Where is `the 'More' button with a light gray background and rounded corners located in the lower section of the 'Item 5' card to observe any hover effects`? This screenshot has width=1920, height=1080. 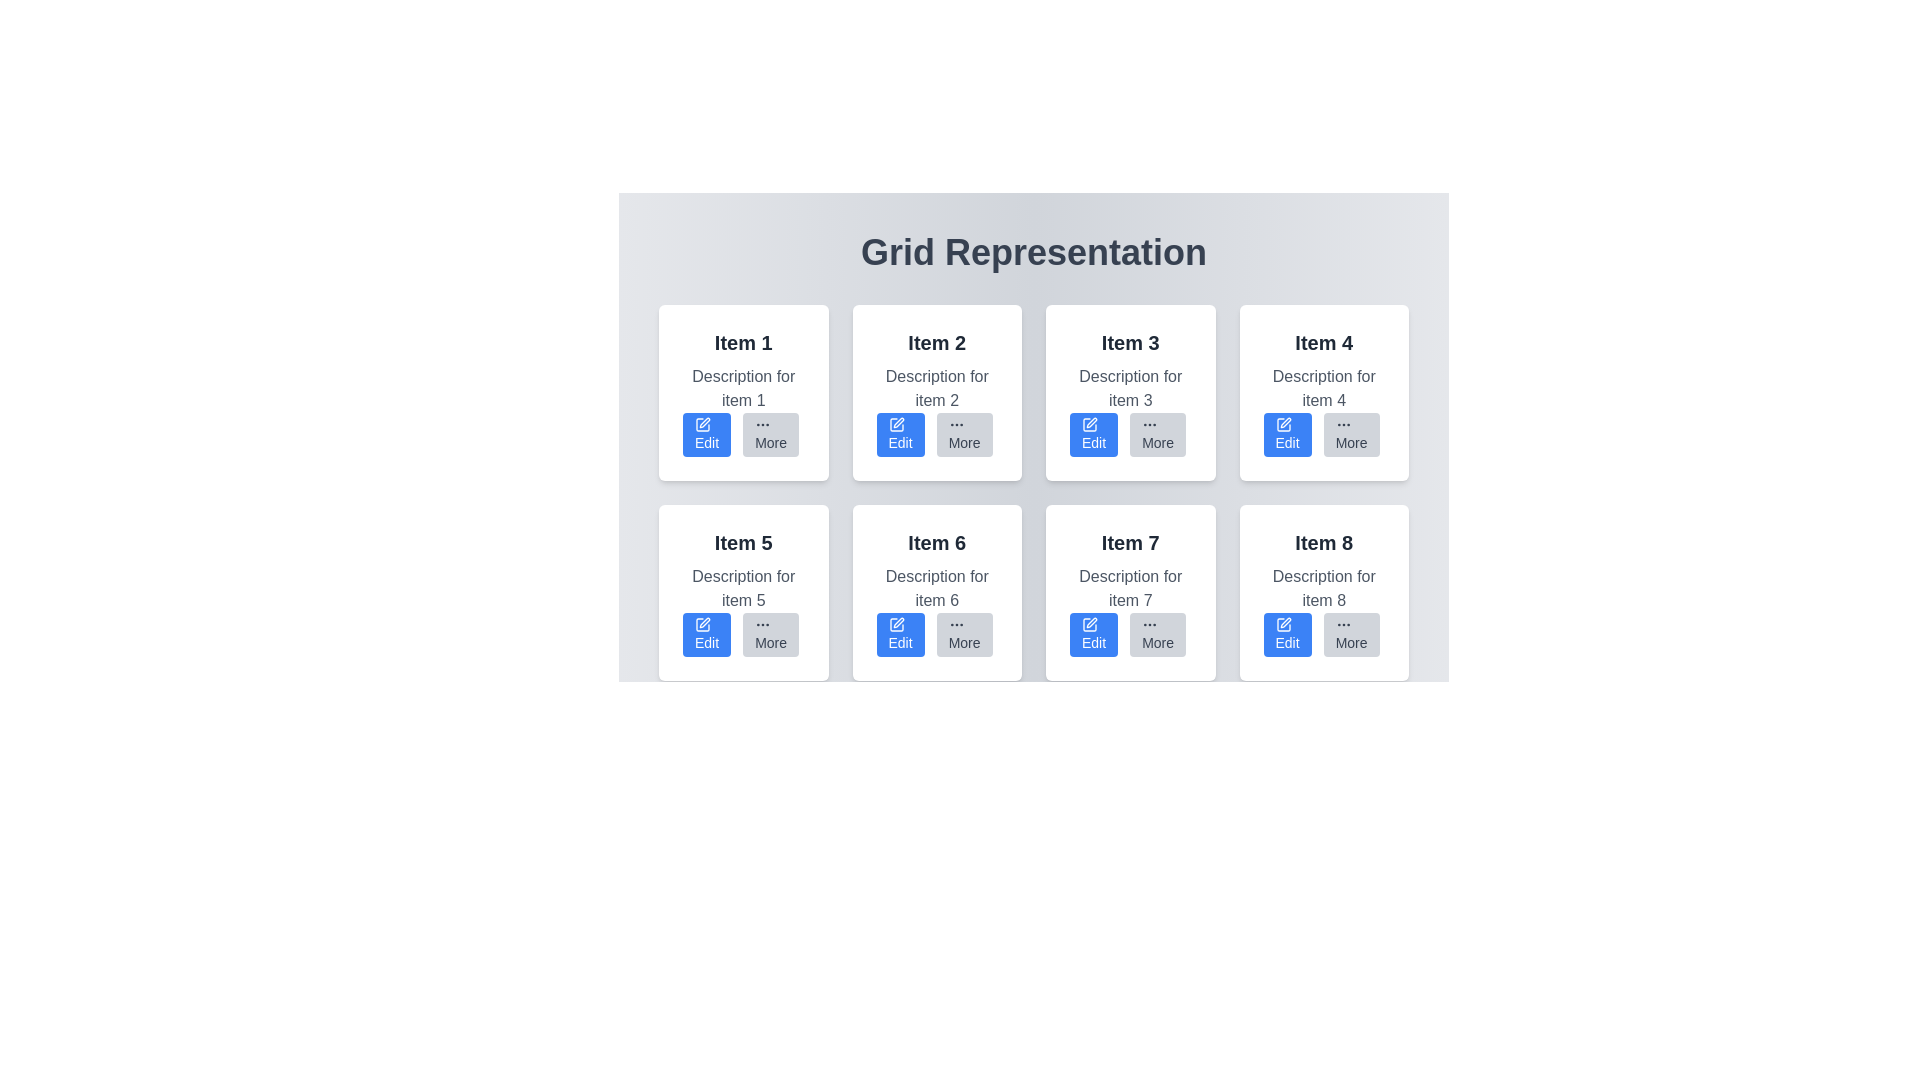
the 'More' button with a light gray background and rounded corners located in the lower section of the 'Item 5' card to observe any hover effects is located at coordinates (770, 635).